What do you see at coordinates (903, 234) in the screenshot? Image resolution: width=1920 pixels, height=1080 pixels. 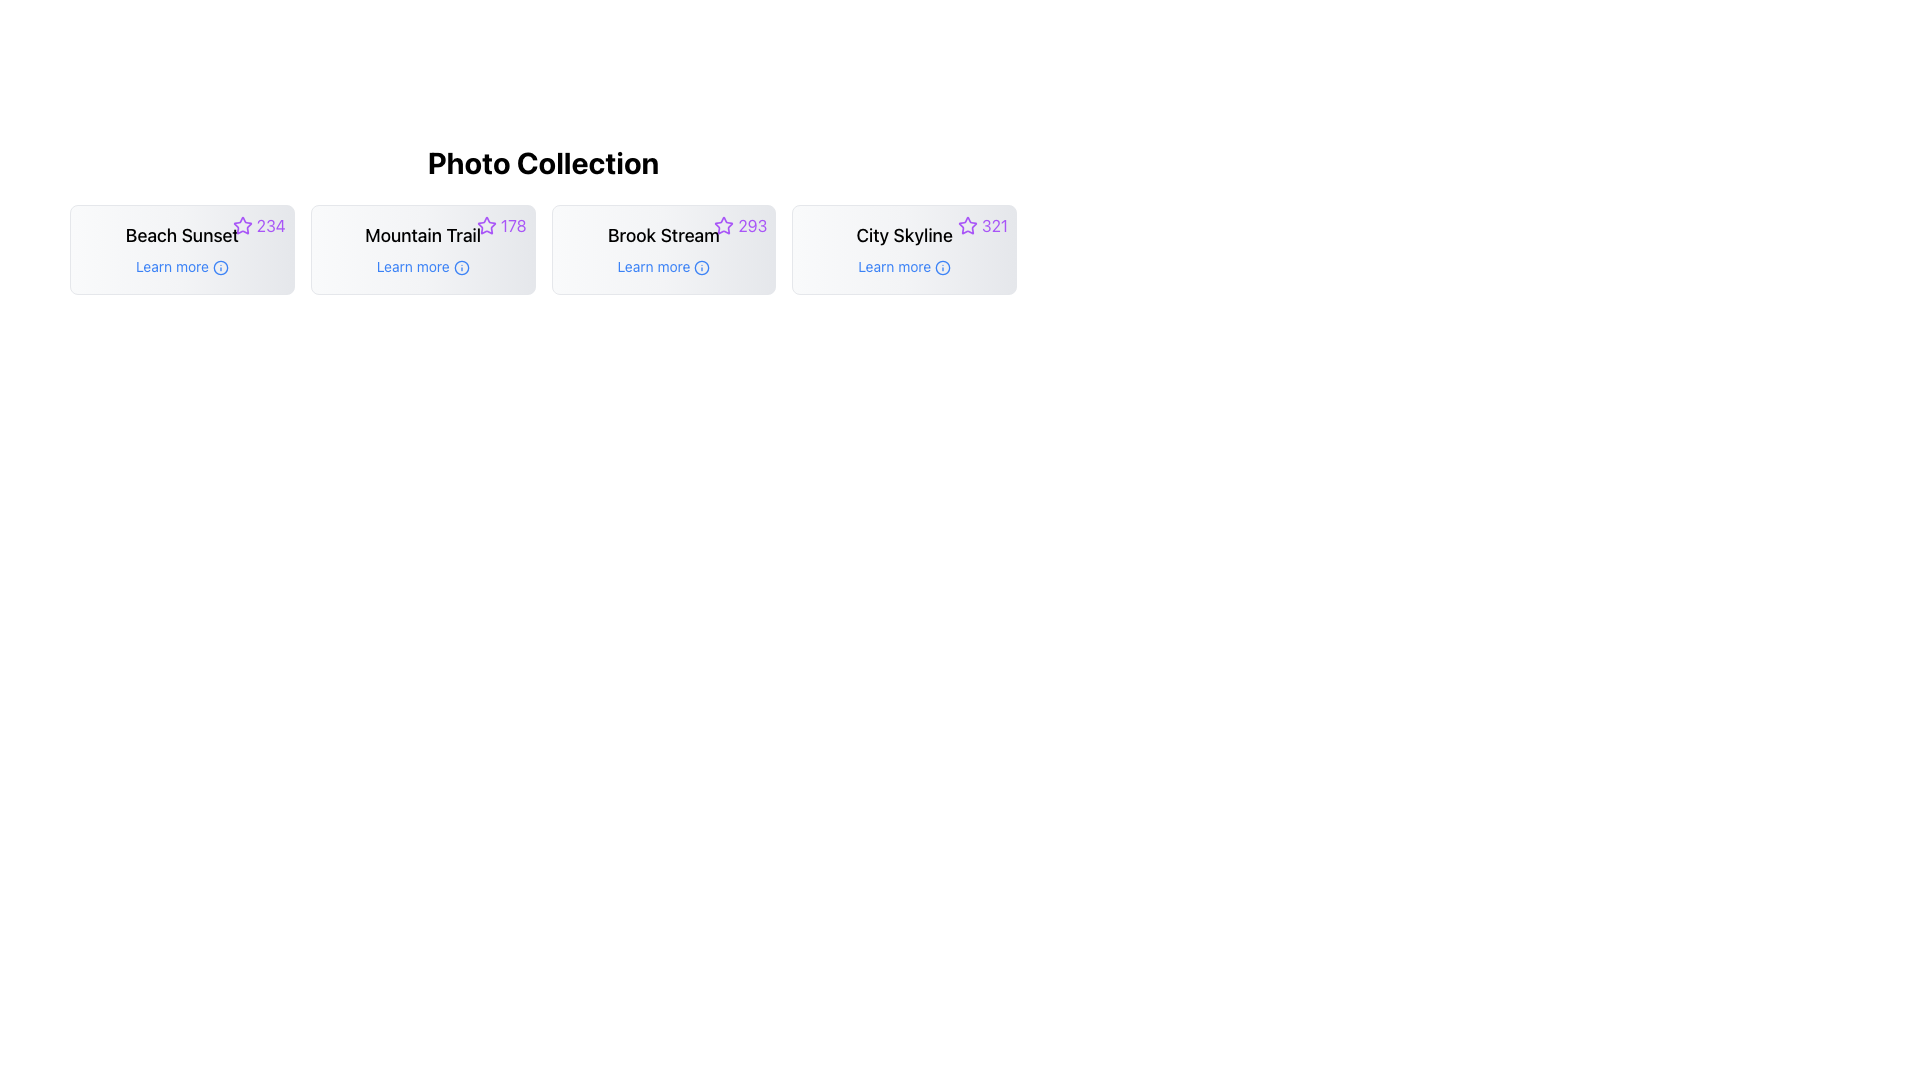 I see `text label that serves as the title of the entry in the photo collection, centrally located near the top of the fourth card in a horizontally aligned grid` at bounding box center [903, 234].